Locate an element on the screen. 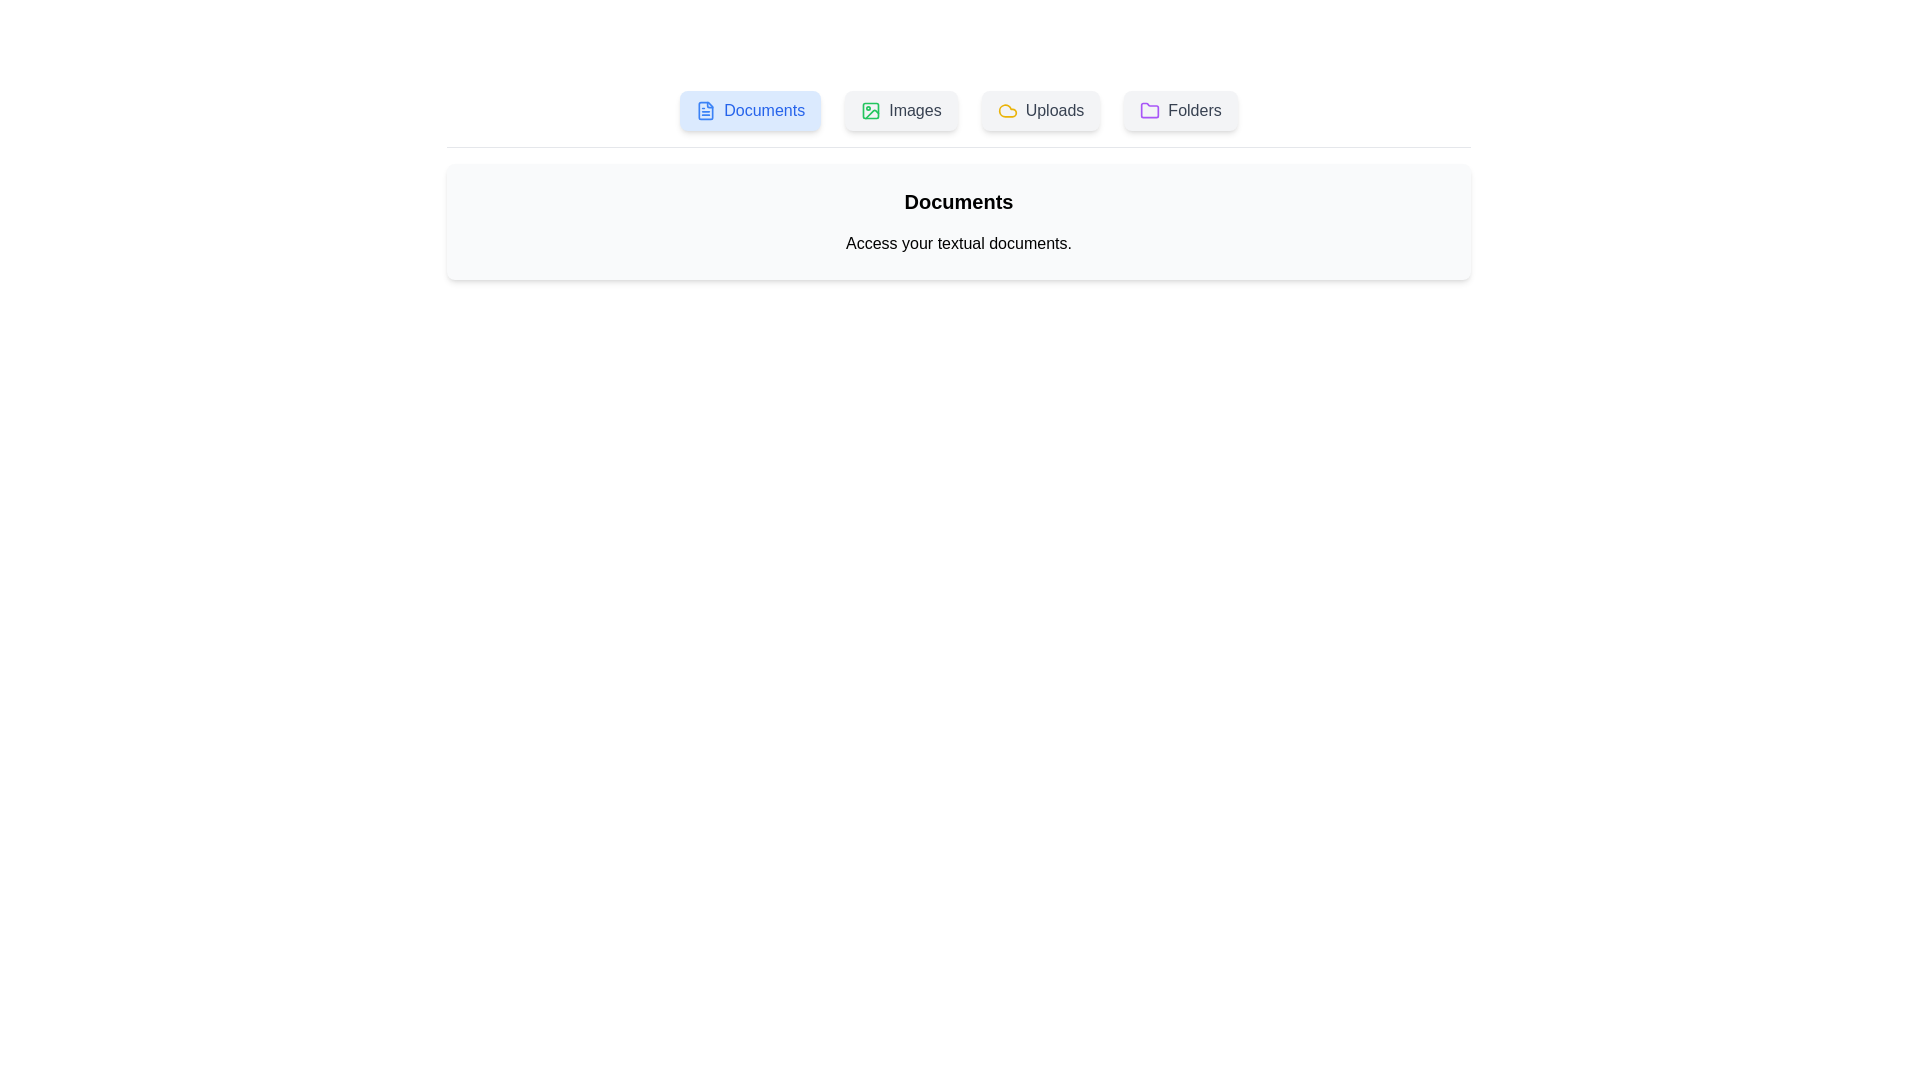  the 'Images' tab to view its content is located at coordinates (900, 111).